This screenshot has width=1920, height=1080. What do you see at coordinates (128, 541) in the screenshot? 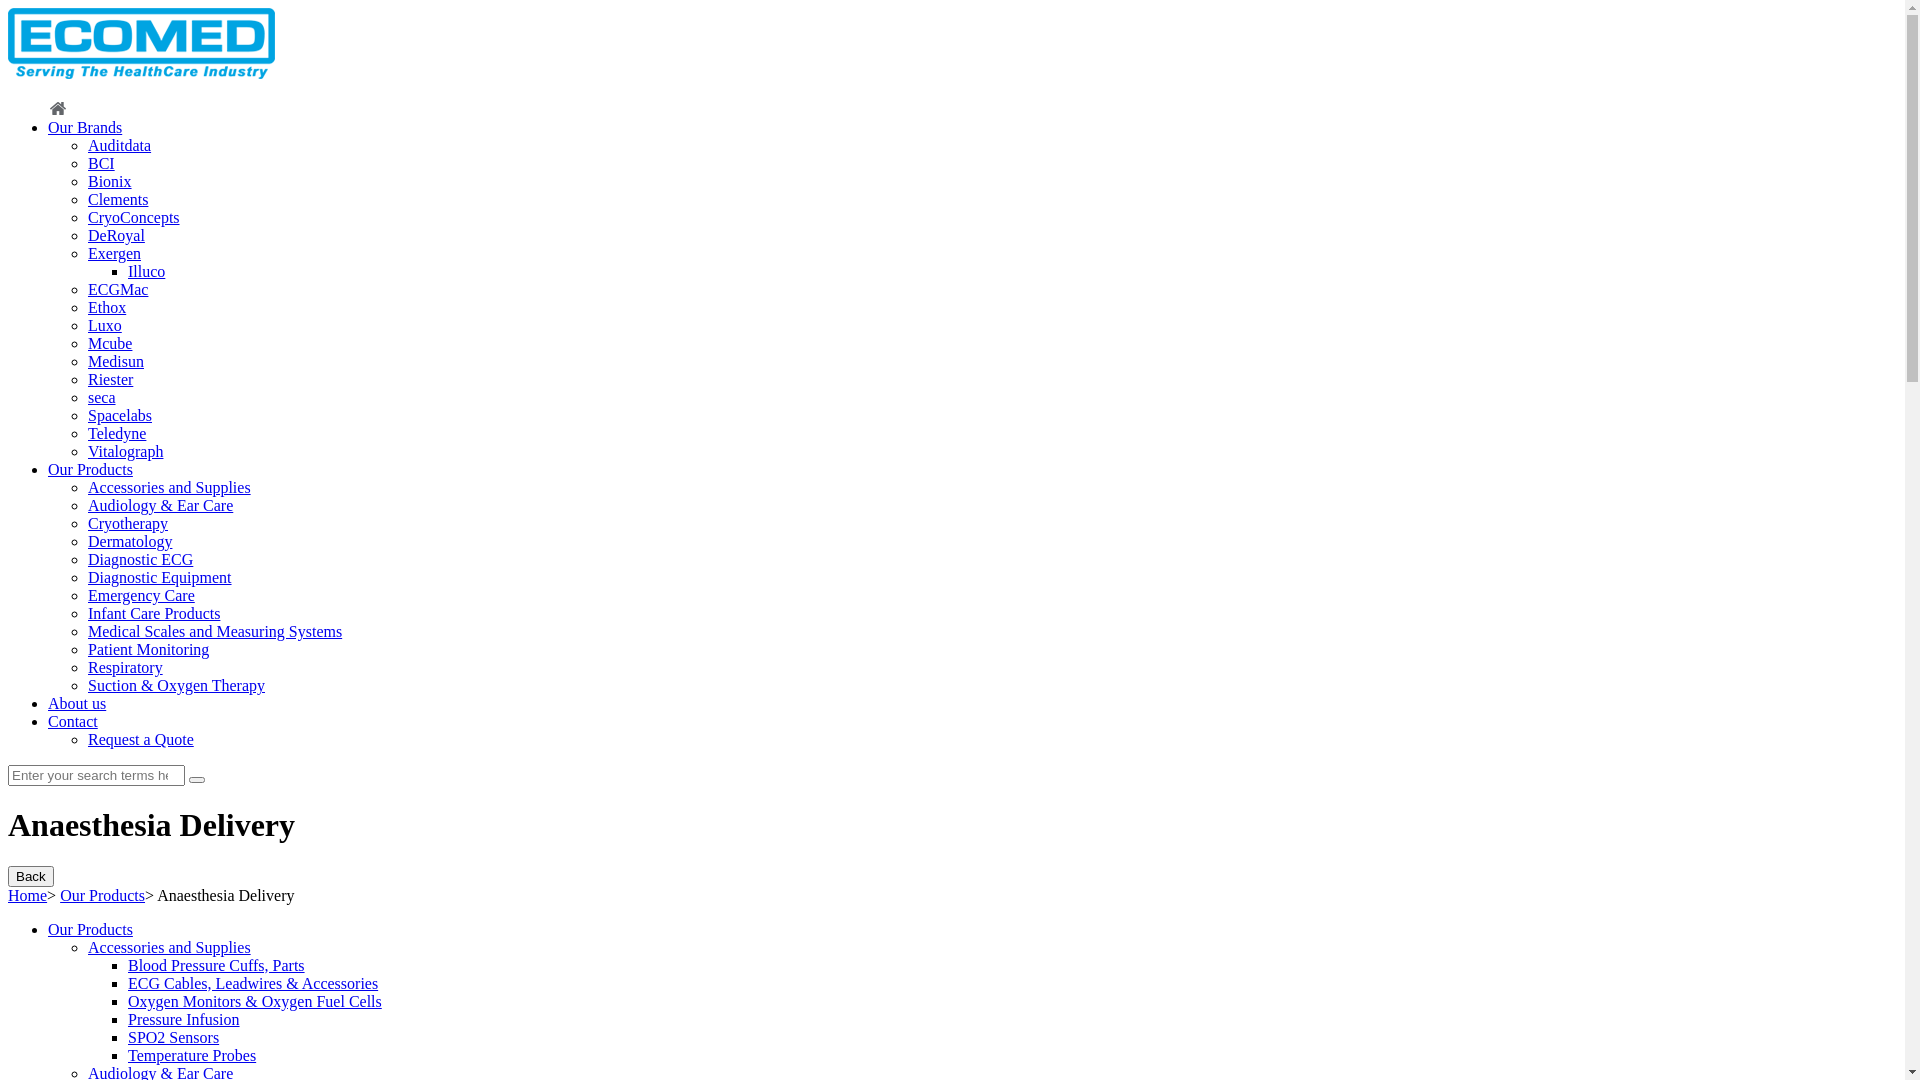
I see `'Dermatology'` at bounding box center [128, 541].